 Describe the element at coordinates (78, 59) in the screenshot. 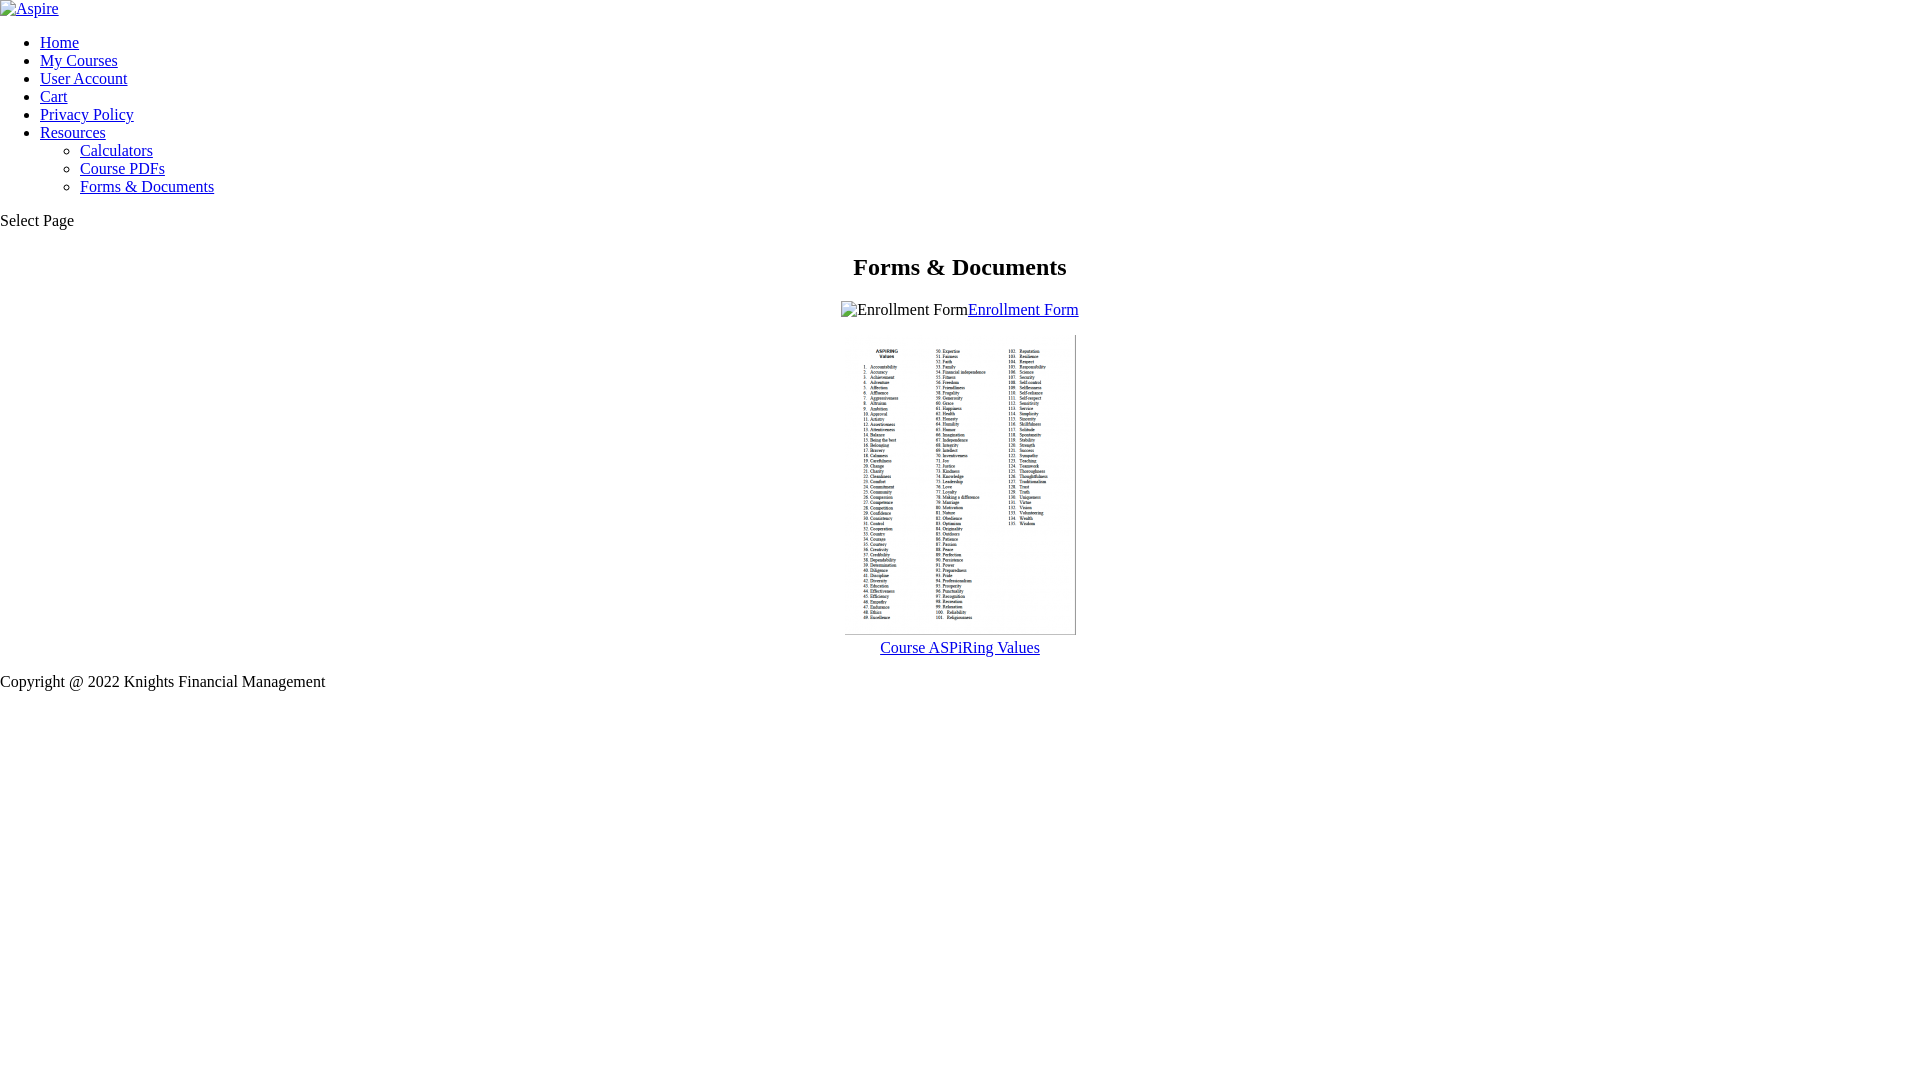

I see `'My Courses'` at that location.